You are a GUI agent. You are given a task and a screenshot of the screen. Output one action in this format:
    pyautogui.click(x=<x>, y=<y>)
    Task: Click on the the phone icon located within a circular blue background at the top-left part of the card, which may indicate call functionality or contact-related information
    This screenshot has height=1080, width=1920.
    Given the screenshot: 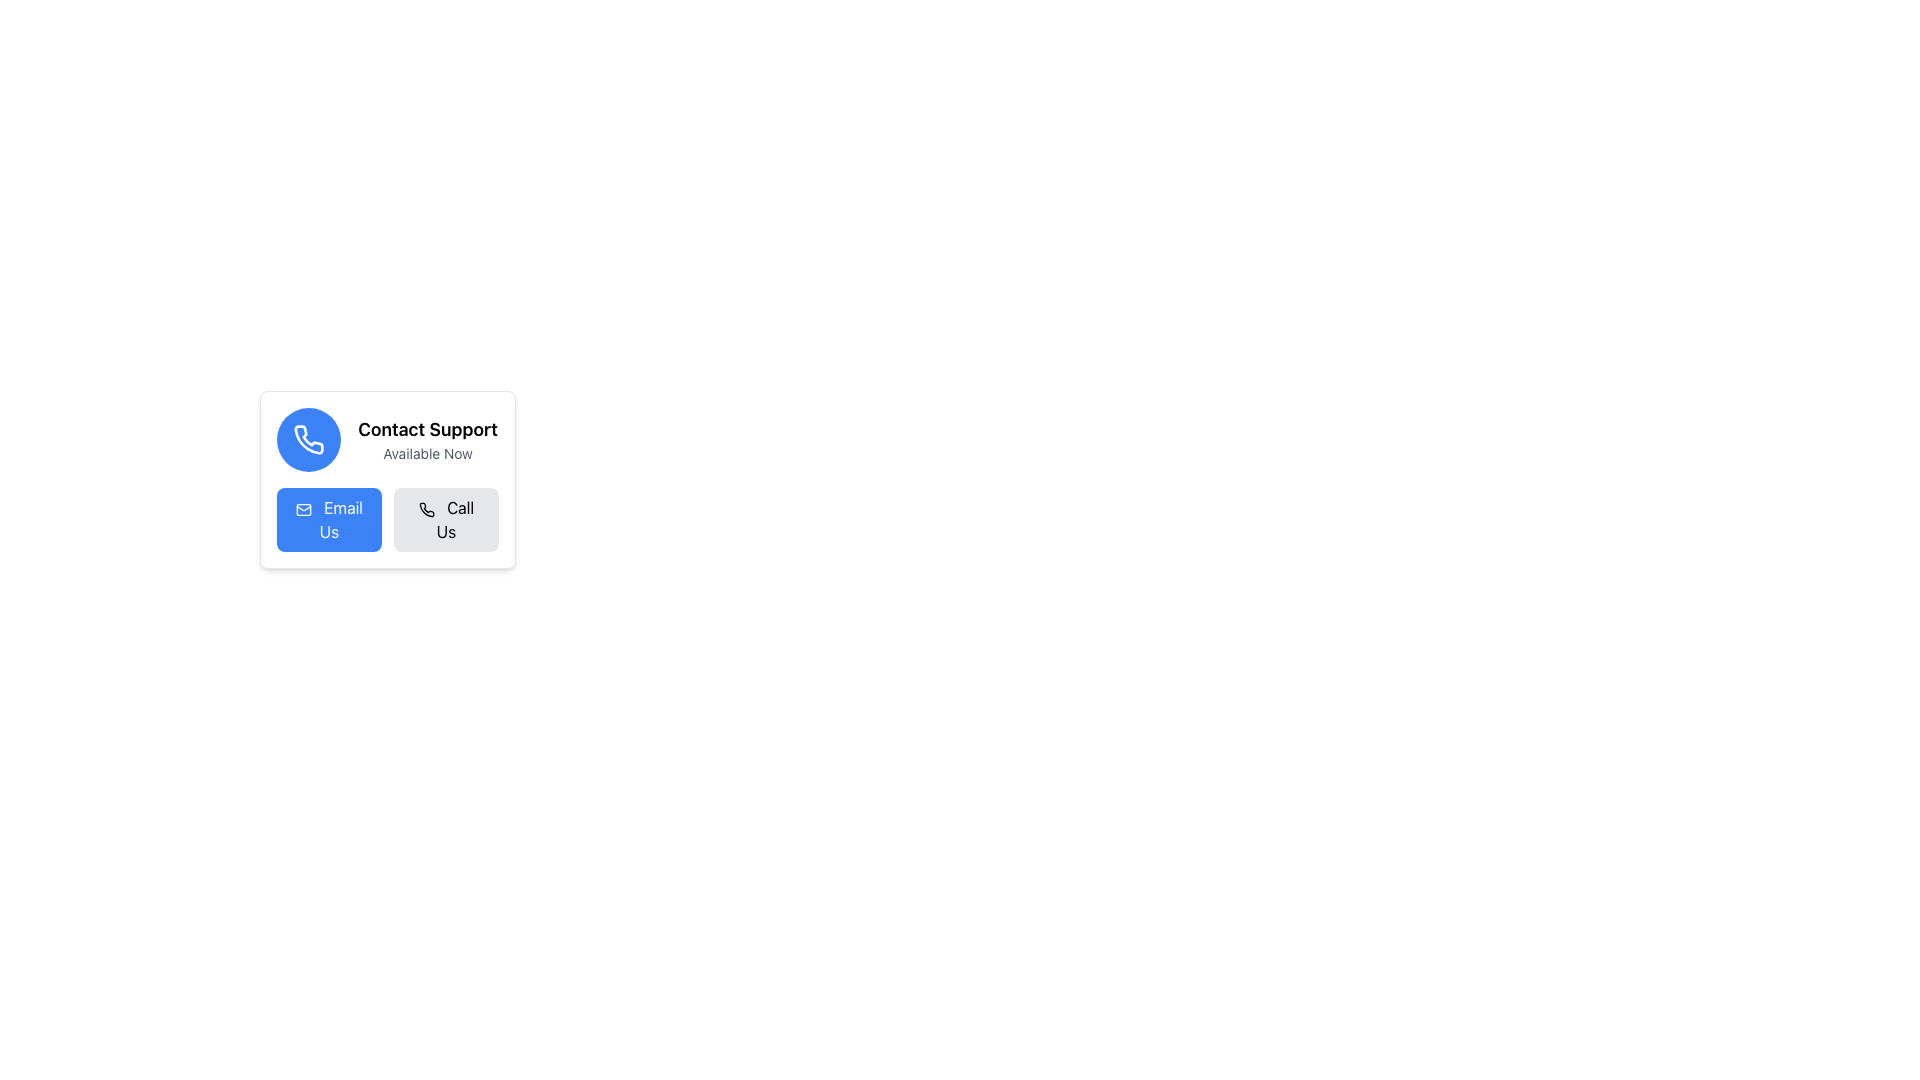 What is the action you would take?
    pyautogui.click(x=307, y=438)
    